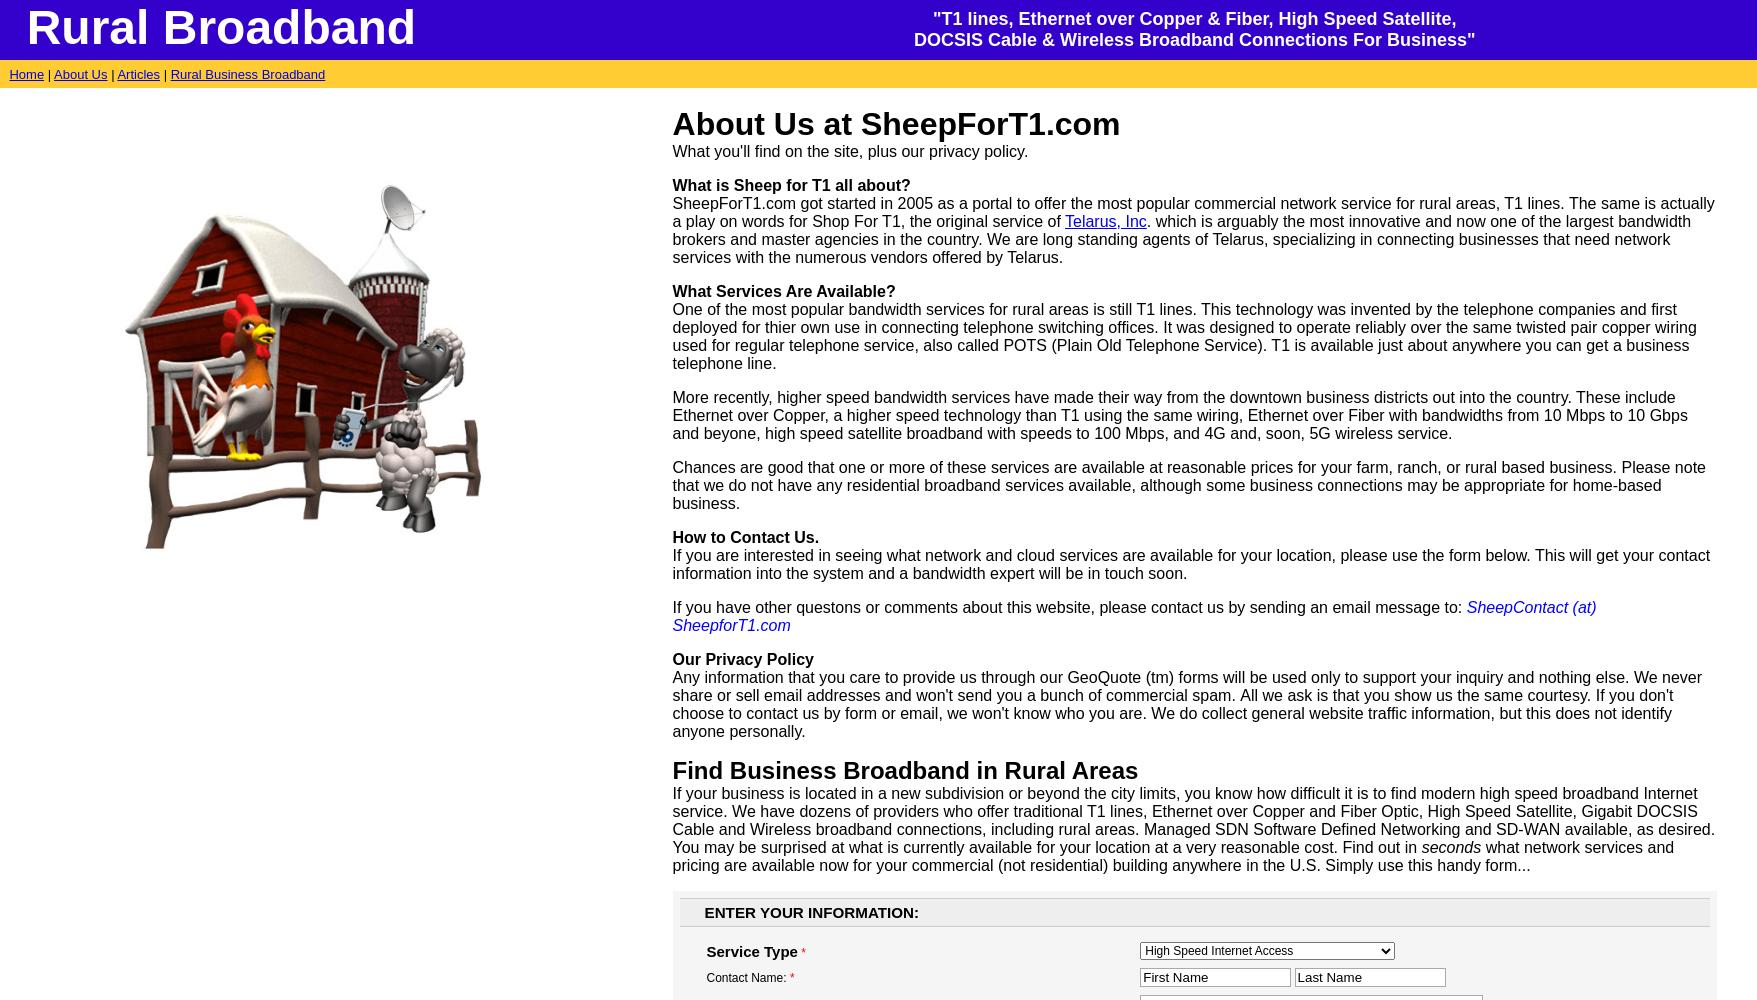 The image size is (1757, 1000). I want to click on 'SheepContact (at) SheepforT1.com', so click(1132, 615).